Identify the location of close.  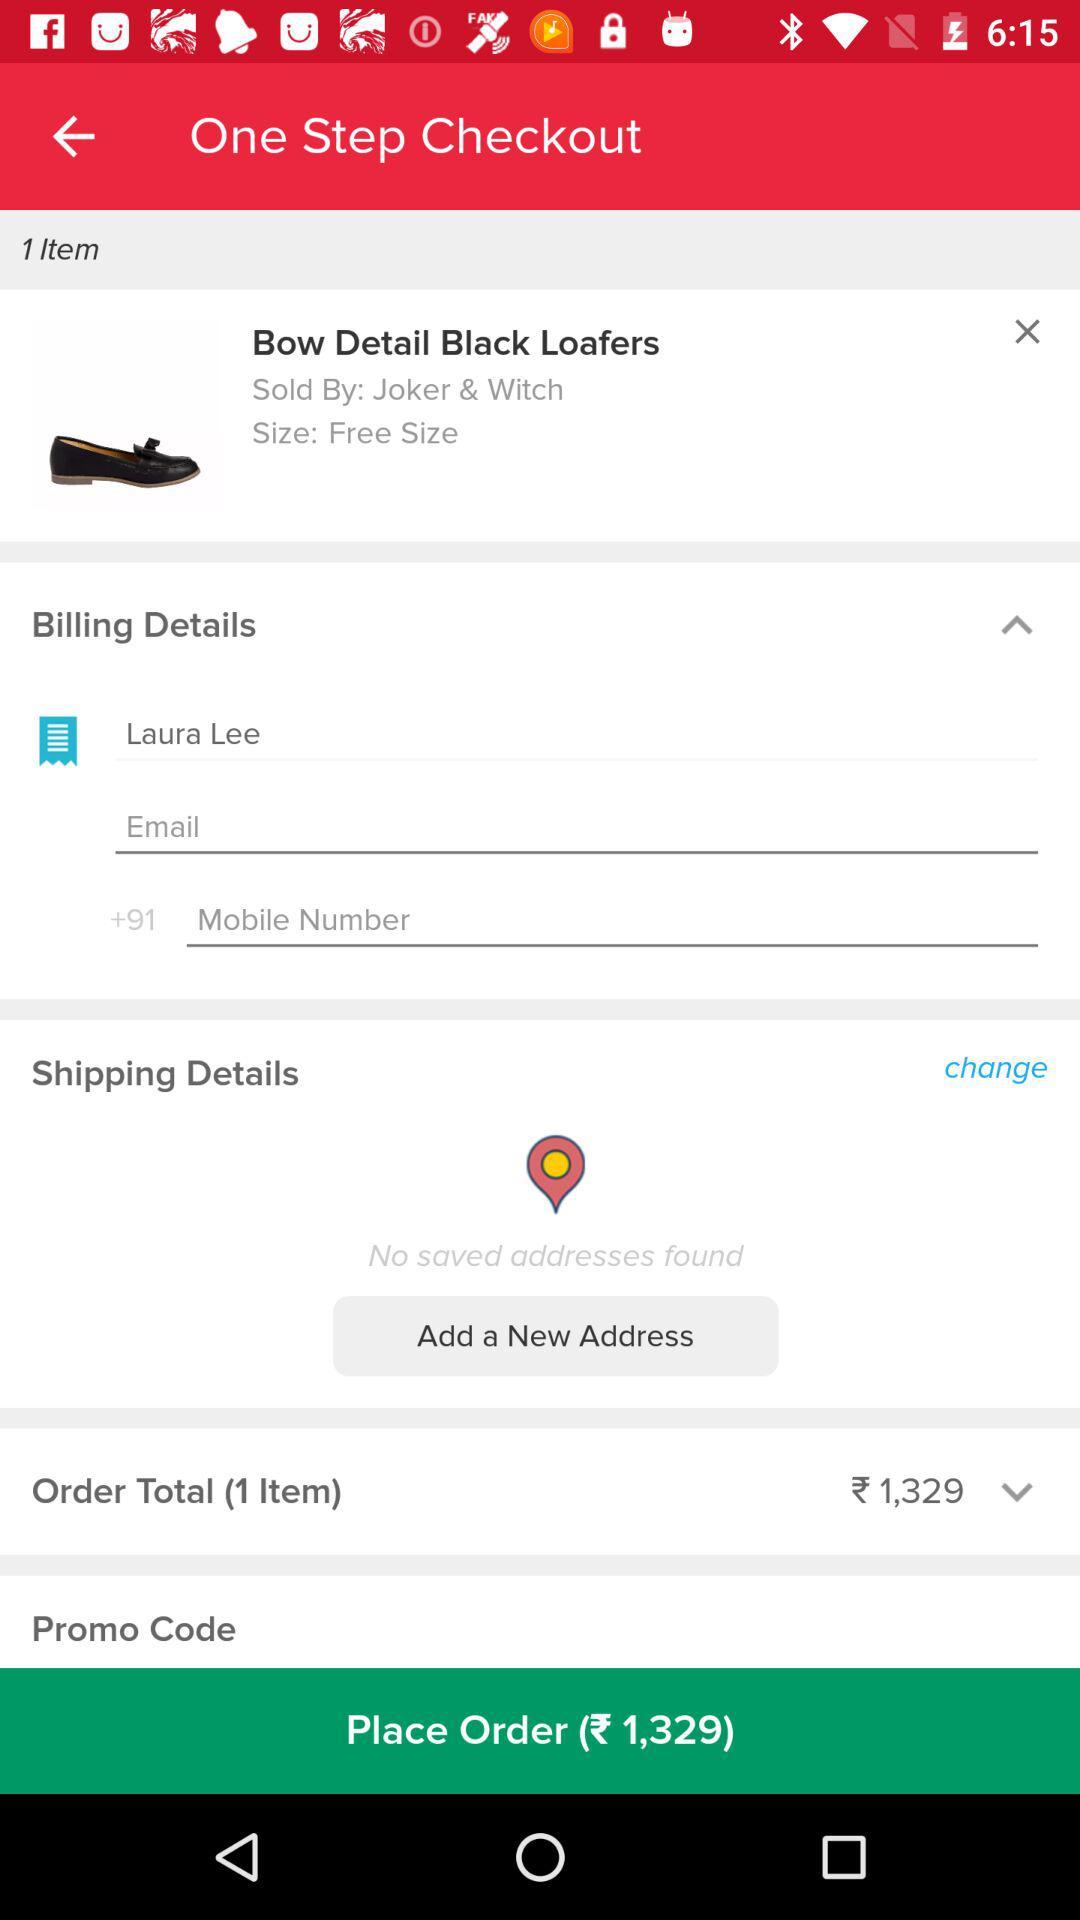
(1027, 331).